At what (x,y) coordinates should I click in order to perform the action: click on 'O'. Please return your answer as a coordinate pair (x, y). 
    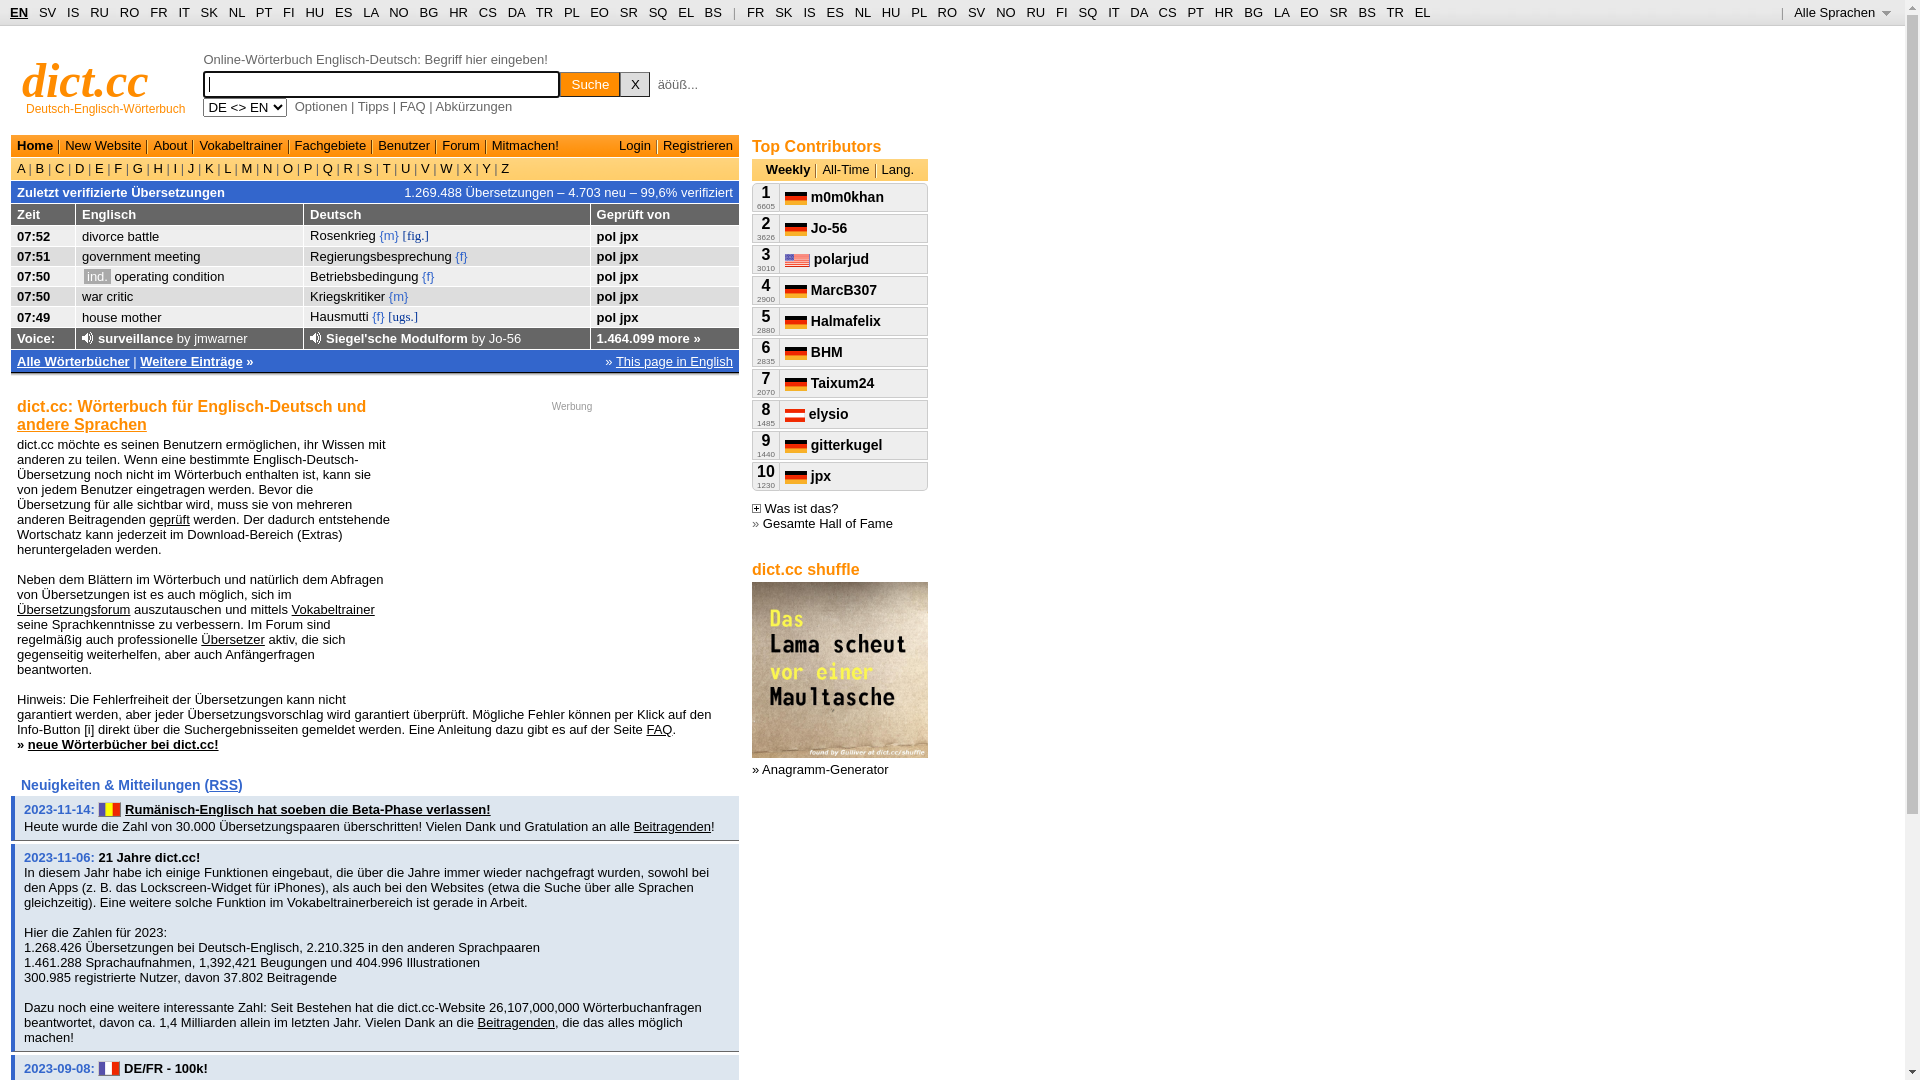
    Looking at the image, I should click on (286, 167).